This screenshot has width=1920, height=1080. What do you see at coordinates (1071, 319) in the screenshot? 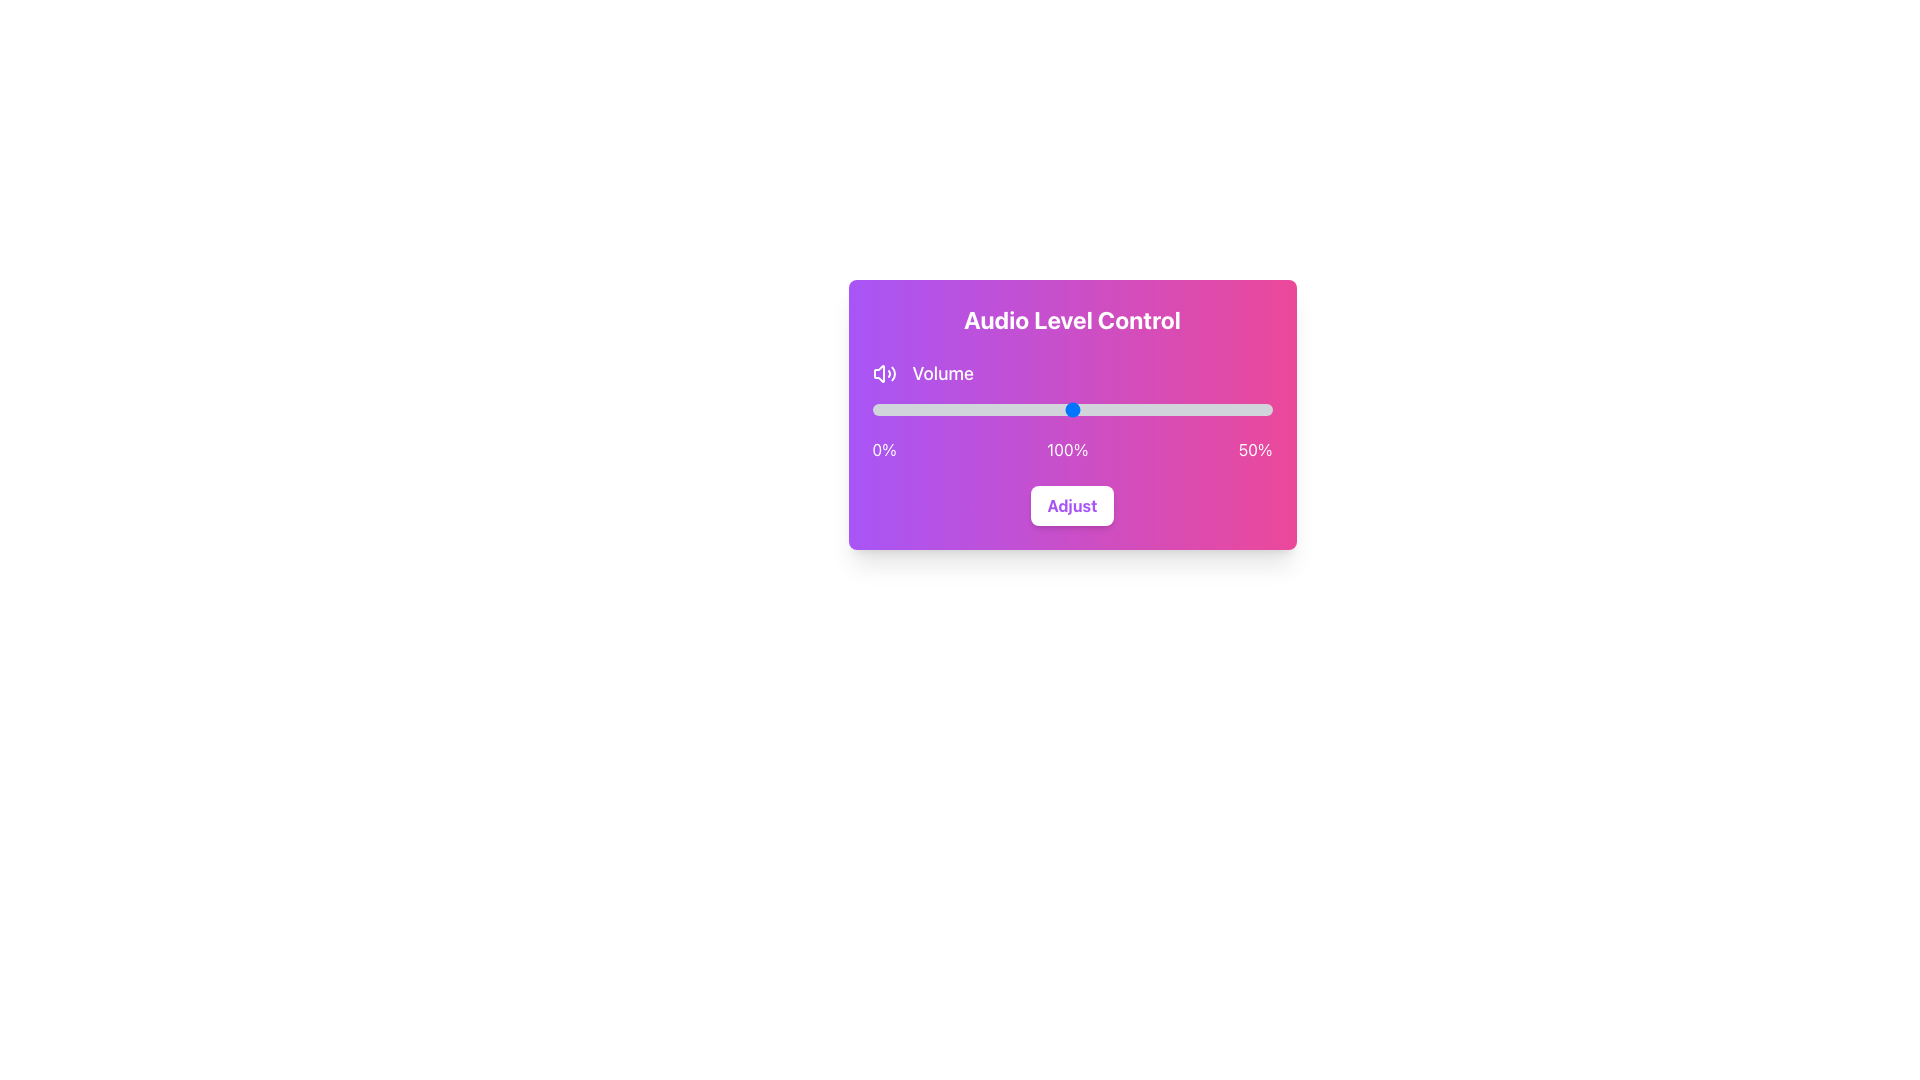
I see `the prominent header text 'Audio Level Control'` at bounding box center [1071, 319].